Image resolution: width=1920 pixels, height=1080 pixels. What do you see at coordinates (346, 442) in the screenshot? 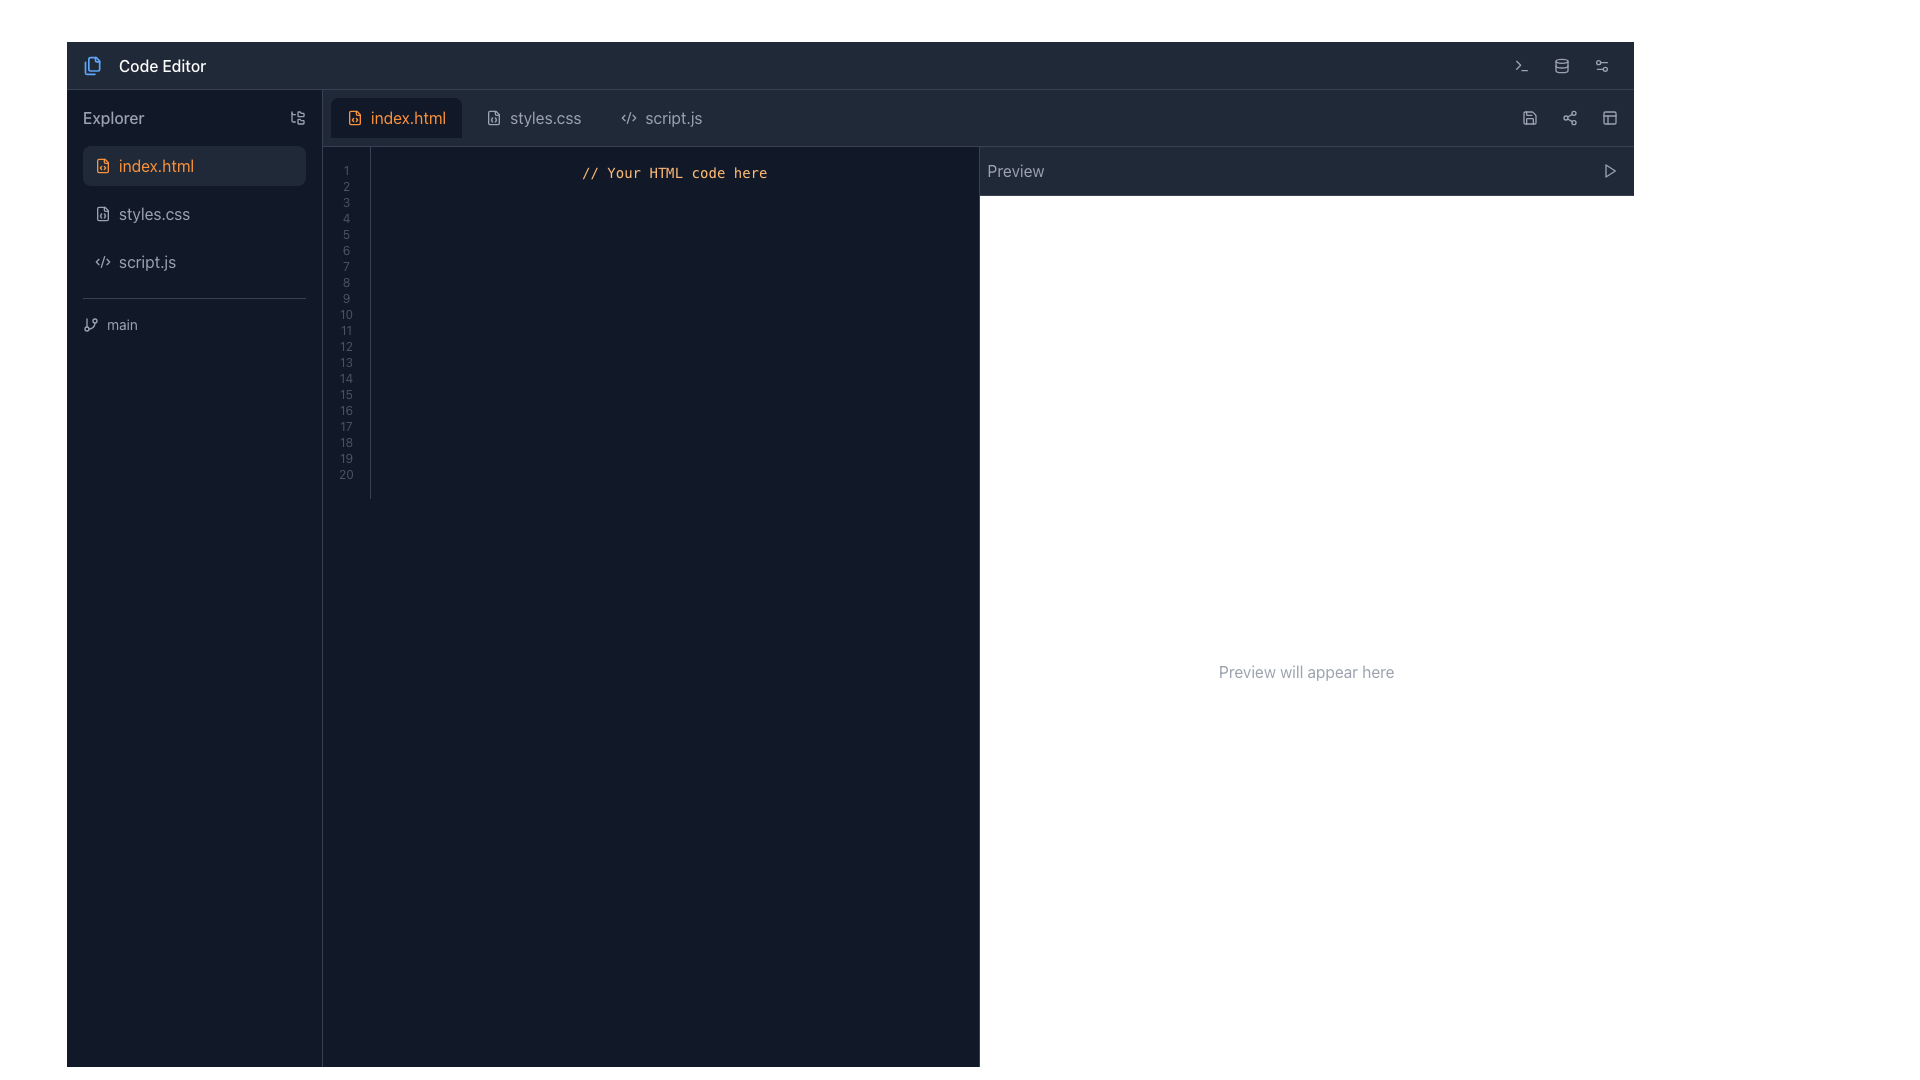
I see `the static text element displaying the number '18' in gray tone, which is the 18th item in a vertical list of numbers on the left sidebar` at bounding box center [346, 442].